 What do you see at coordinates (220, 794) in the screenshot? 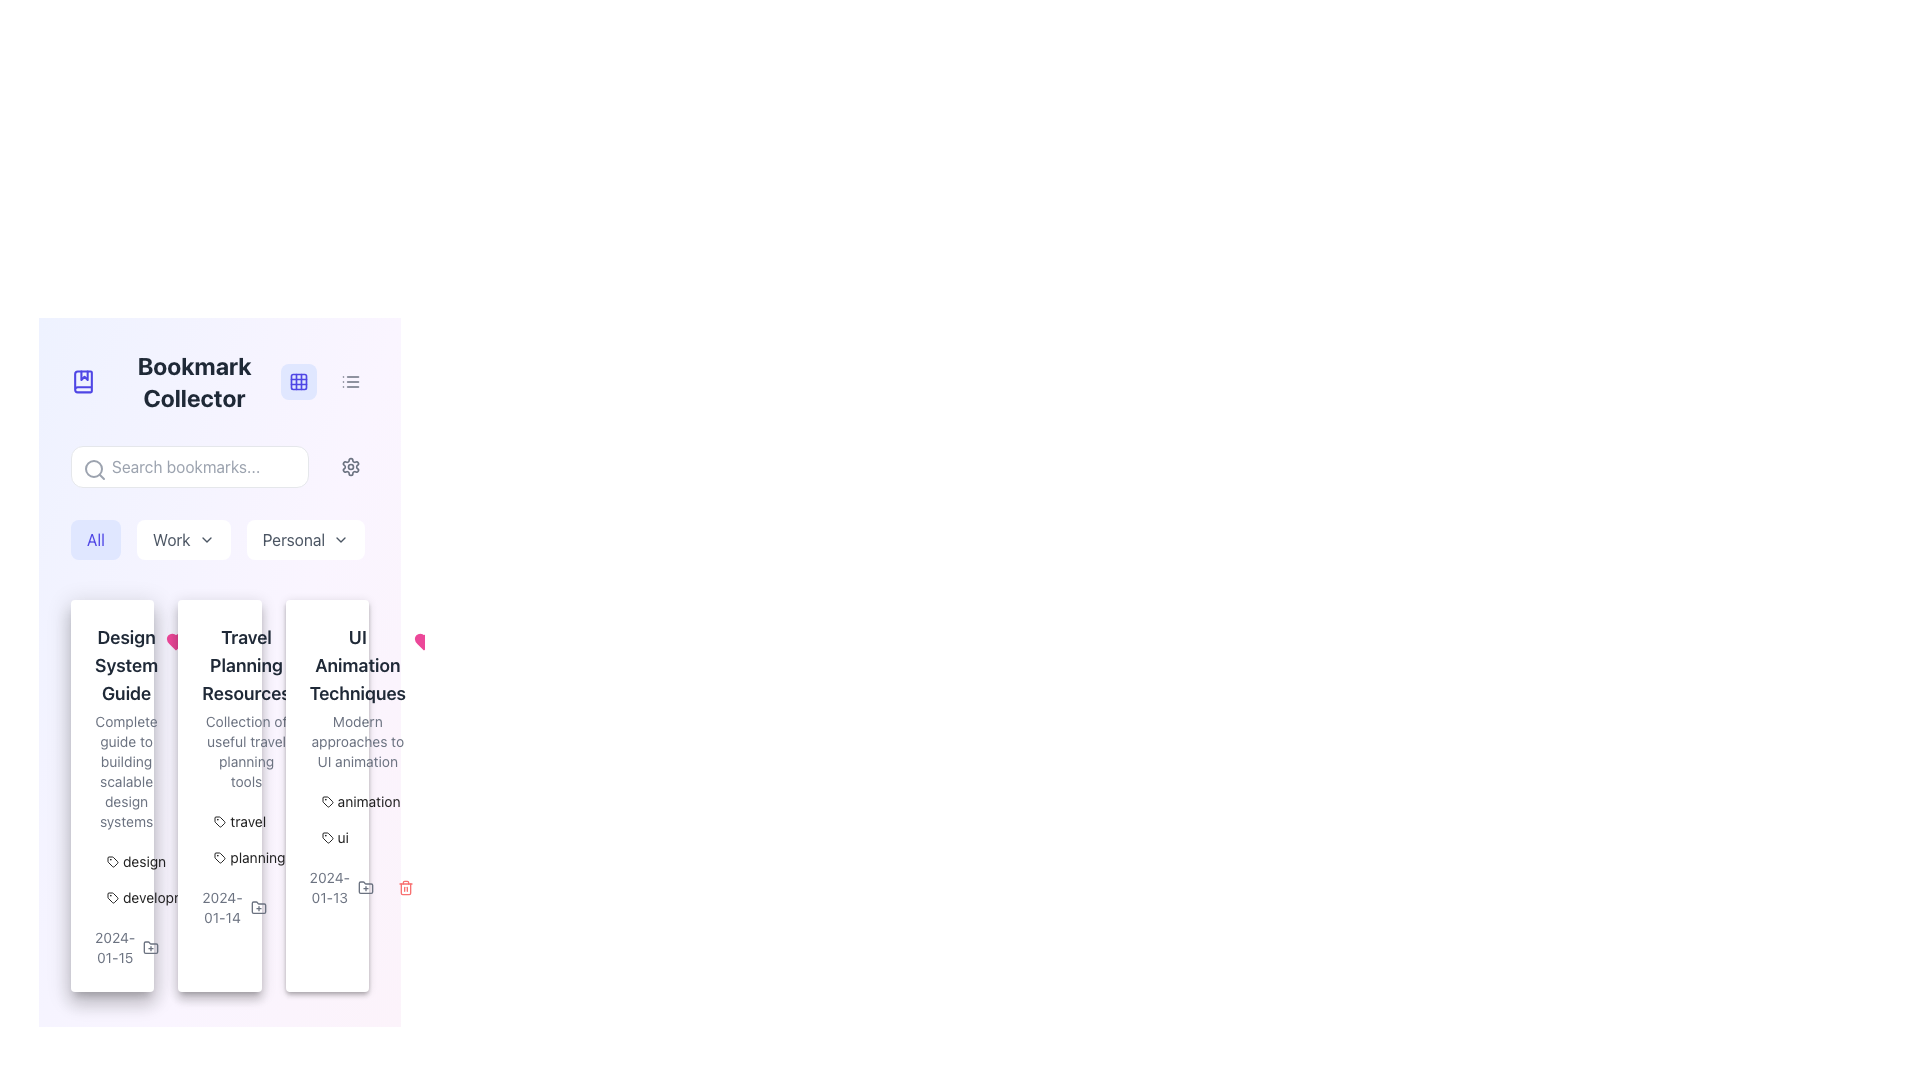
I see `the tags in the 'Travel Planning Resources' card` at bounding box center [220, 794].